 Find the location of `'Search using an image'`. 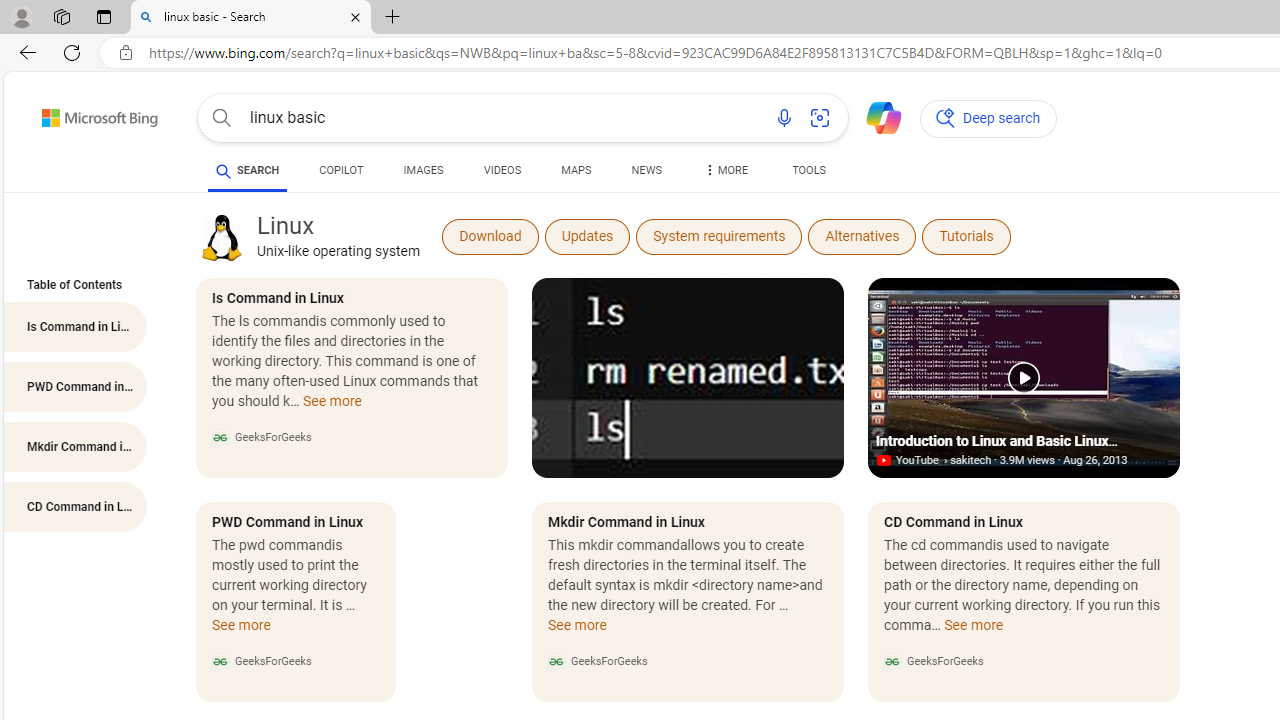

'Search using an image' is located at coordinates (820, 118).